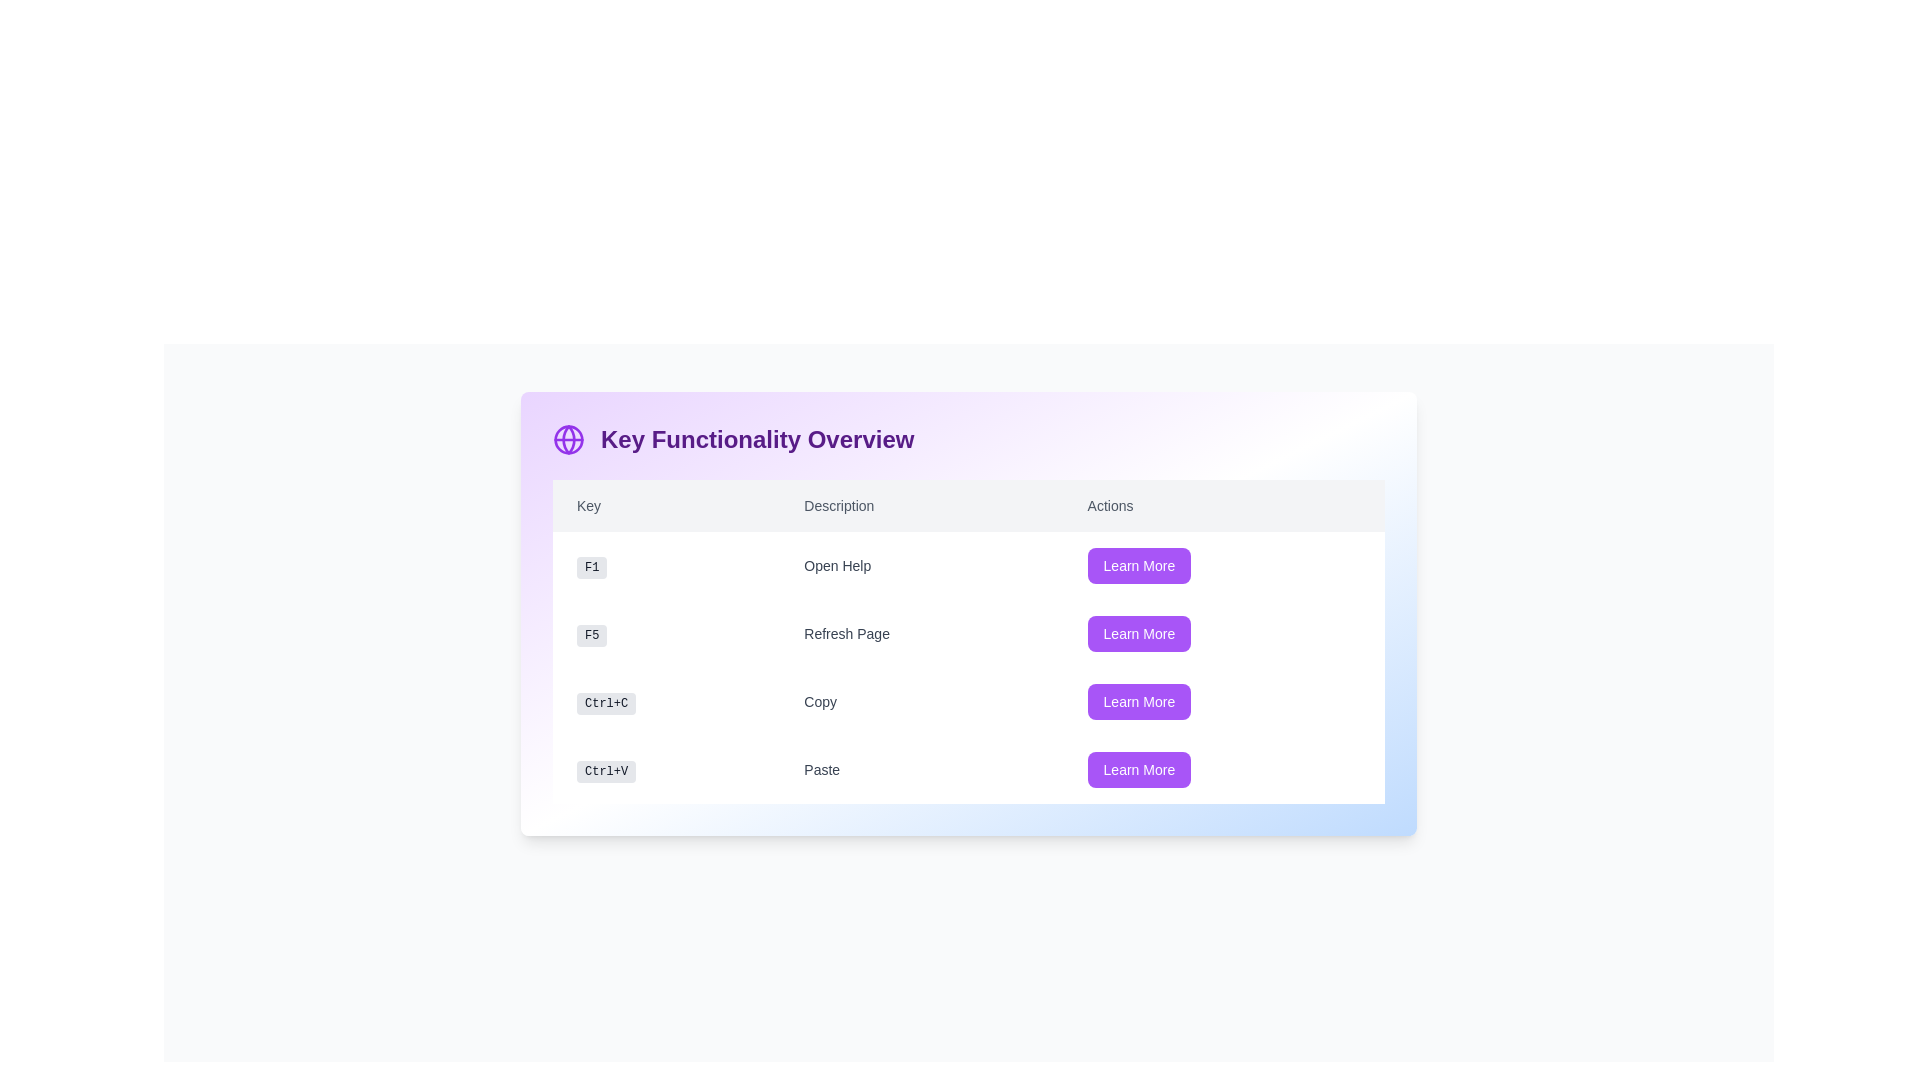 The height and width of the screenshot is (1080, 1920). I want to click on the label representing the F1 key in the 'Key Functionality Overview' section, located above the F5 key, so click(591, 567).